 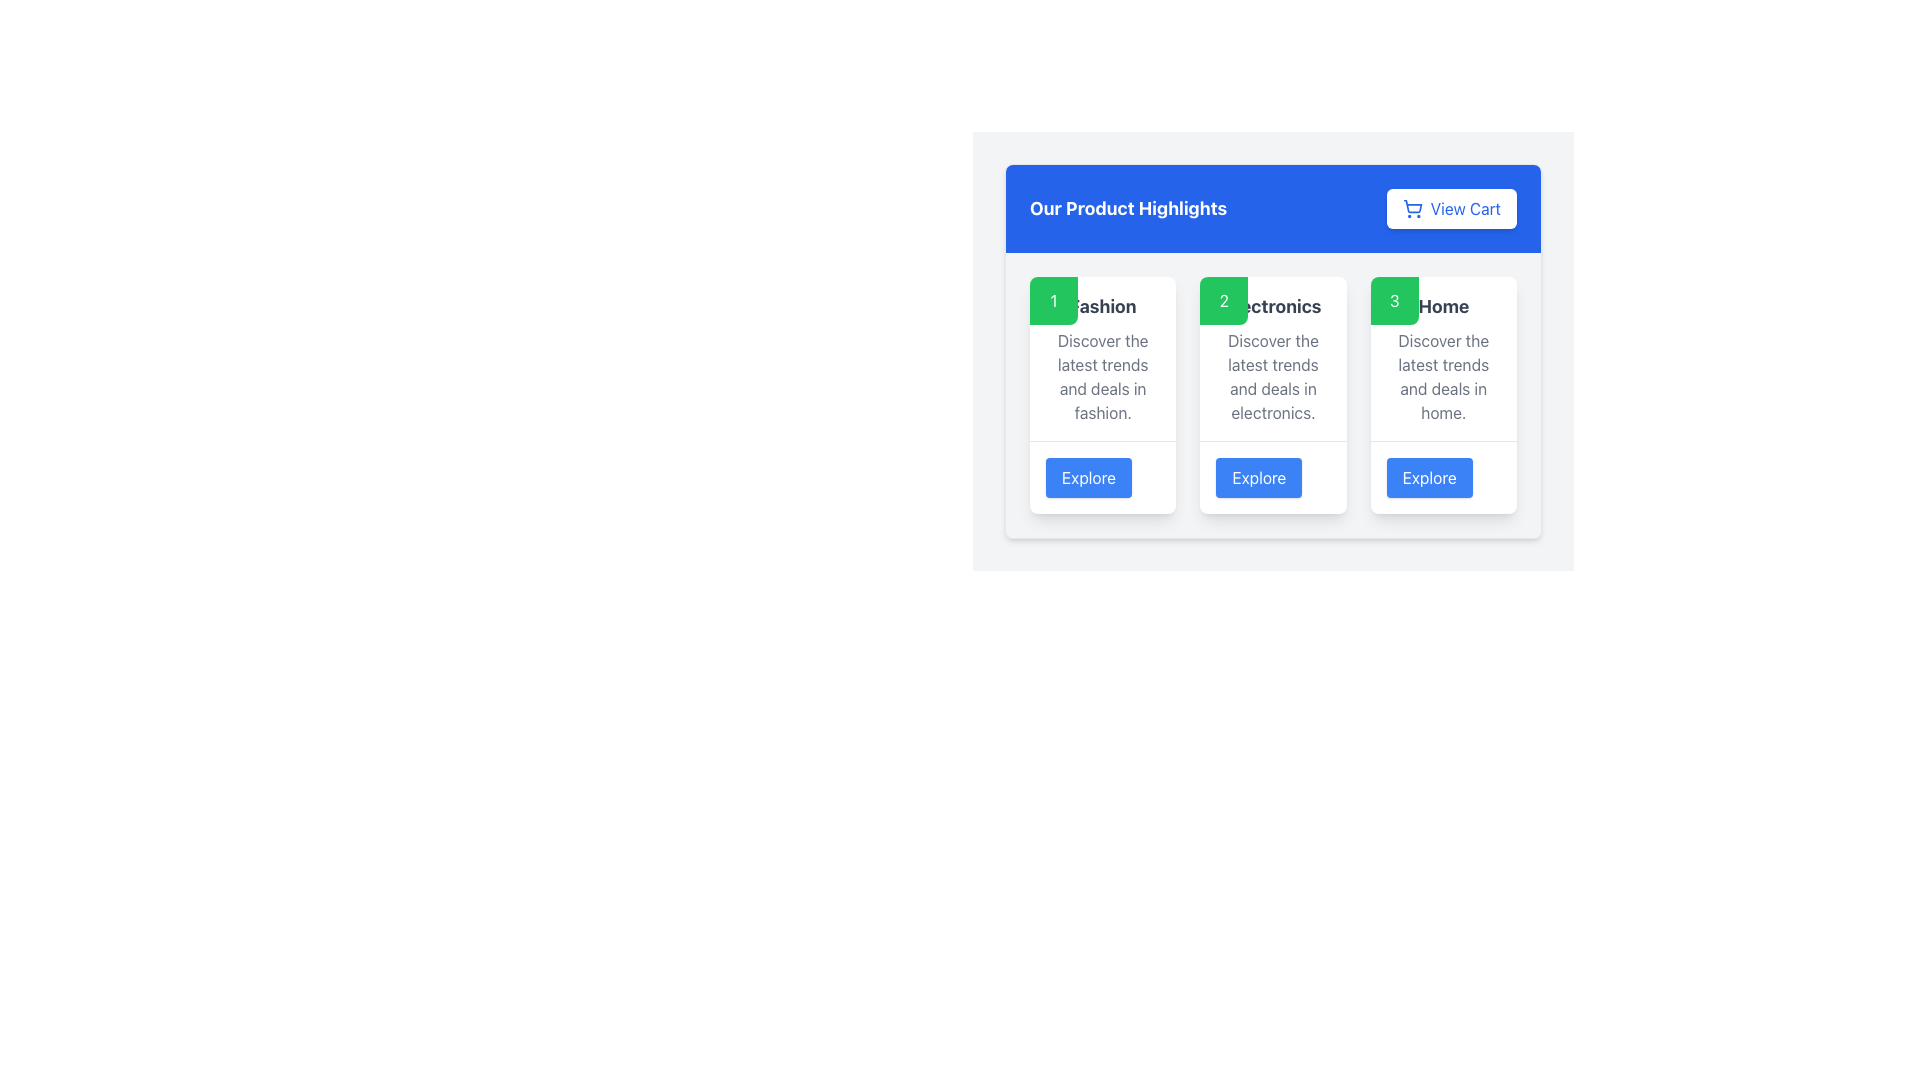 What do you see at coordinates (1443, 395) in the screenshot?
I see `the Information Card, which is the third promotional card in a row that provides information about home-related trends and deals` at bounding box center [1443, 395].